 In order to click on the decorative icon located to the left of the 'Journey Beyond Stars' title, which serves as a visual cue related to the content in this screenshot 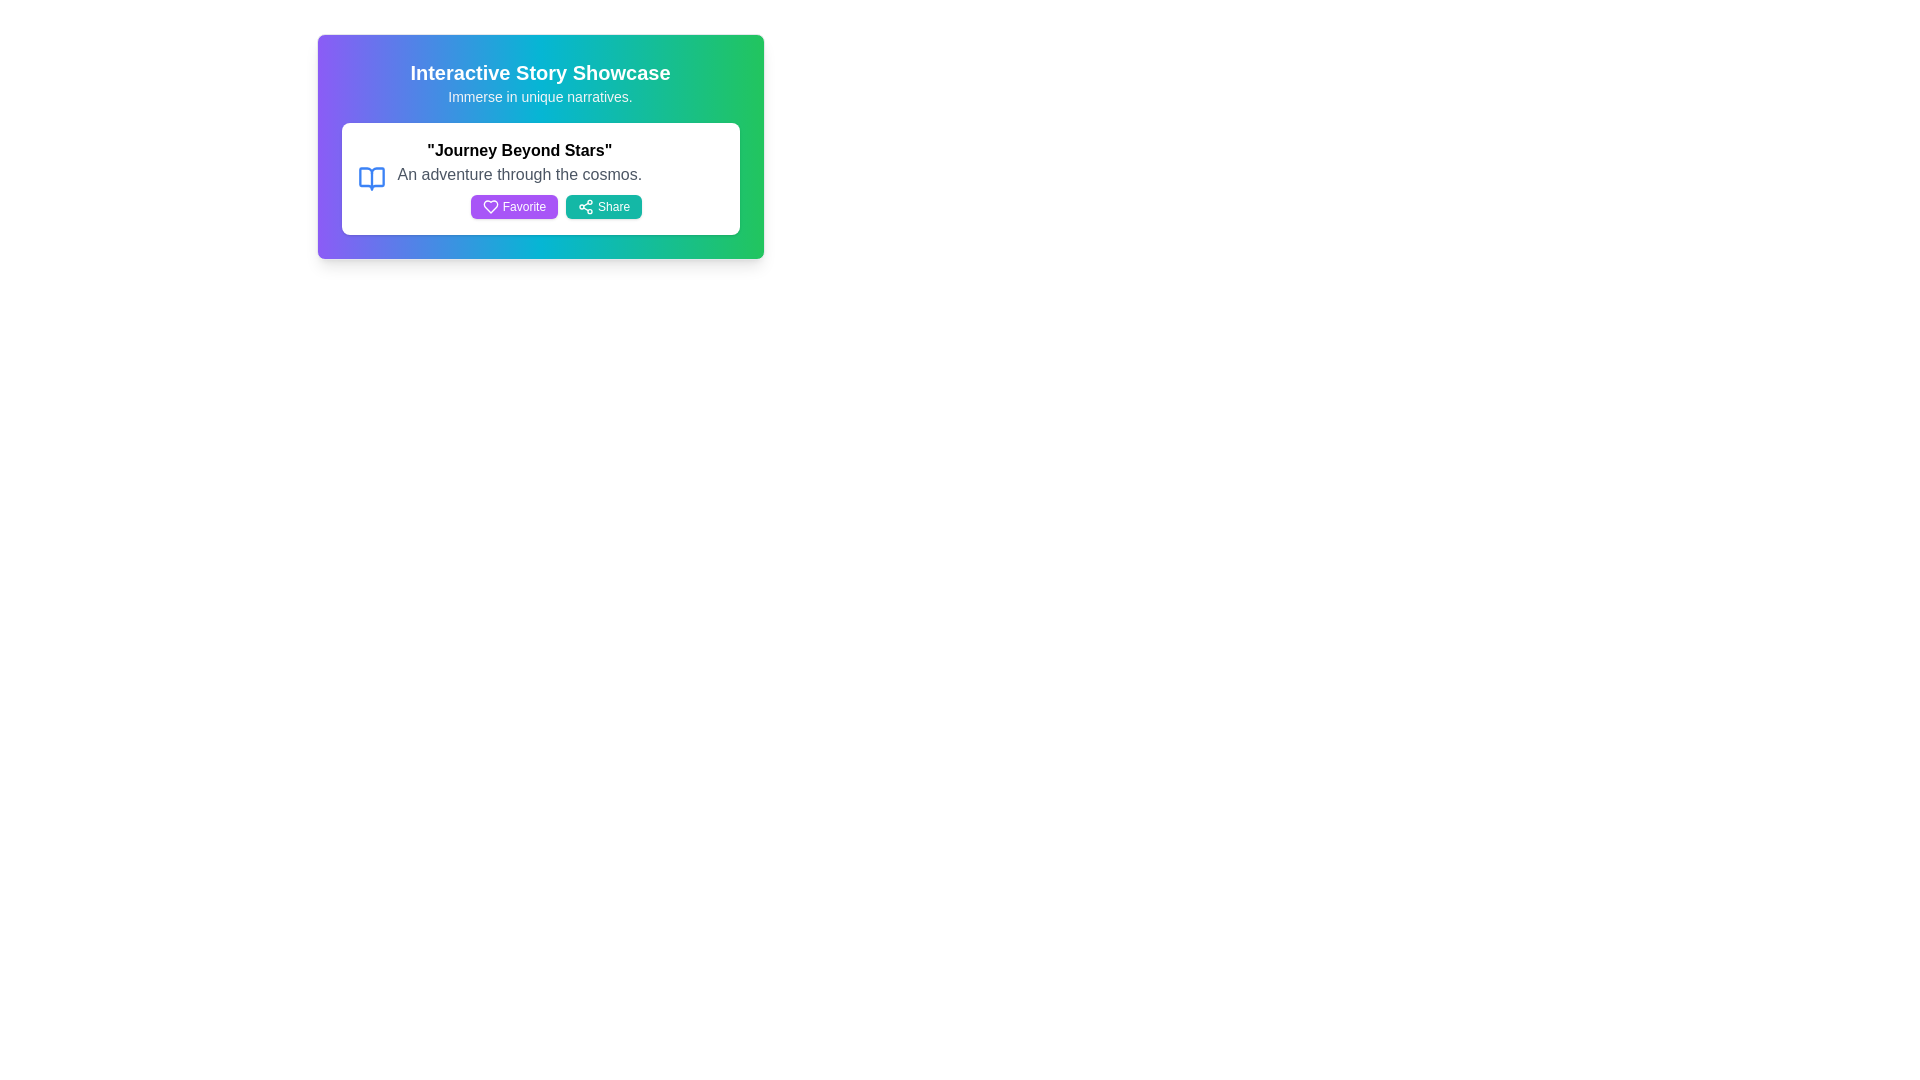, I will do `click(371, 177)`.